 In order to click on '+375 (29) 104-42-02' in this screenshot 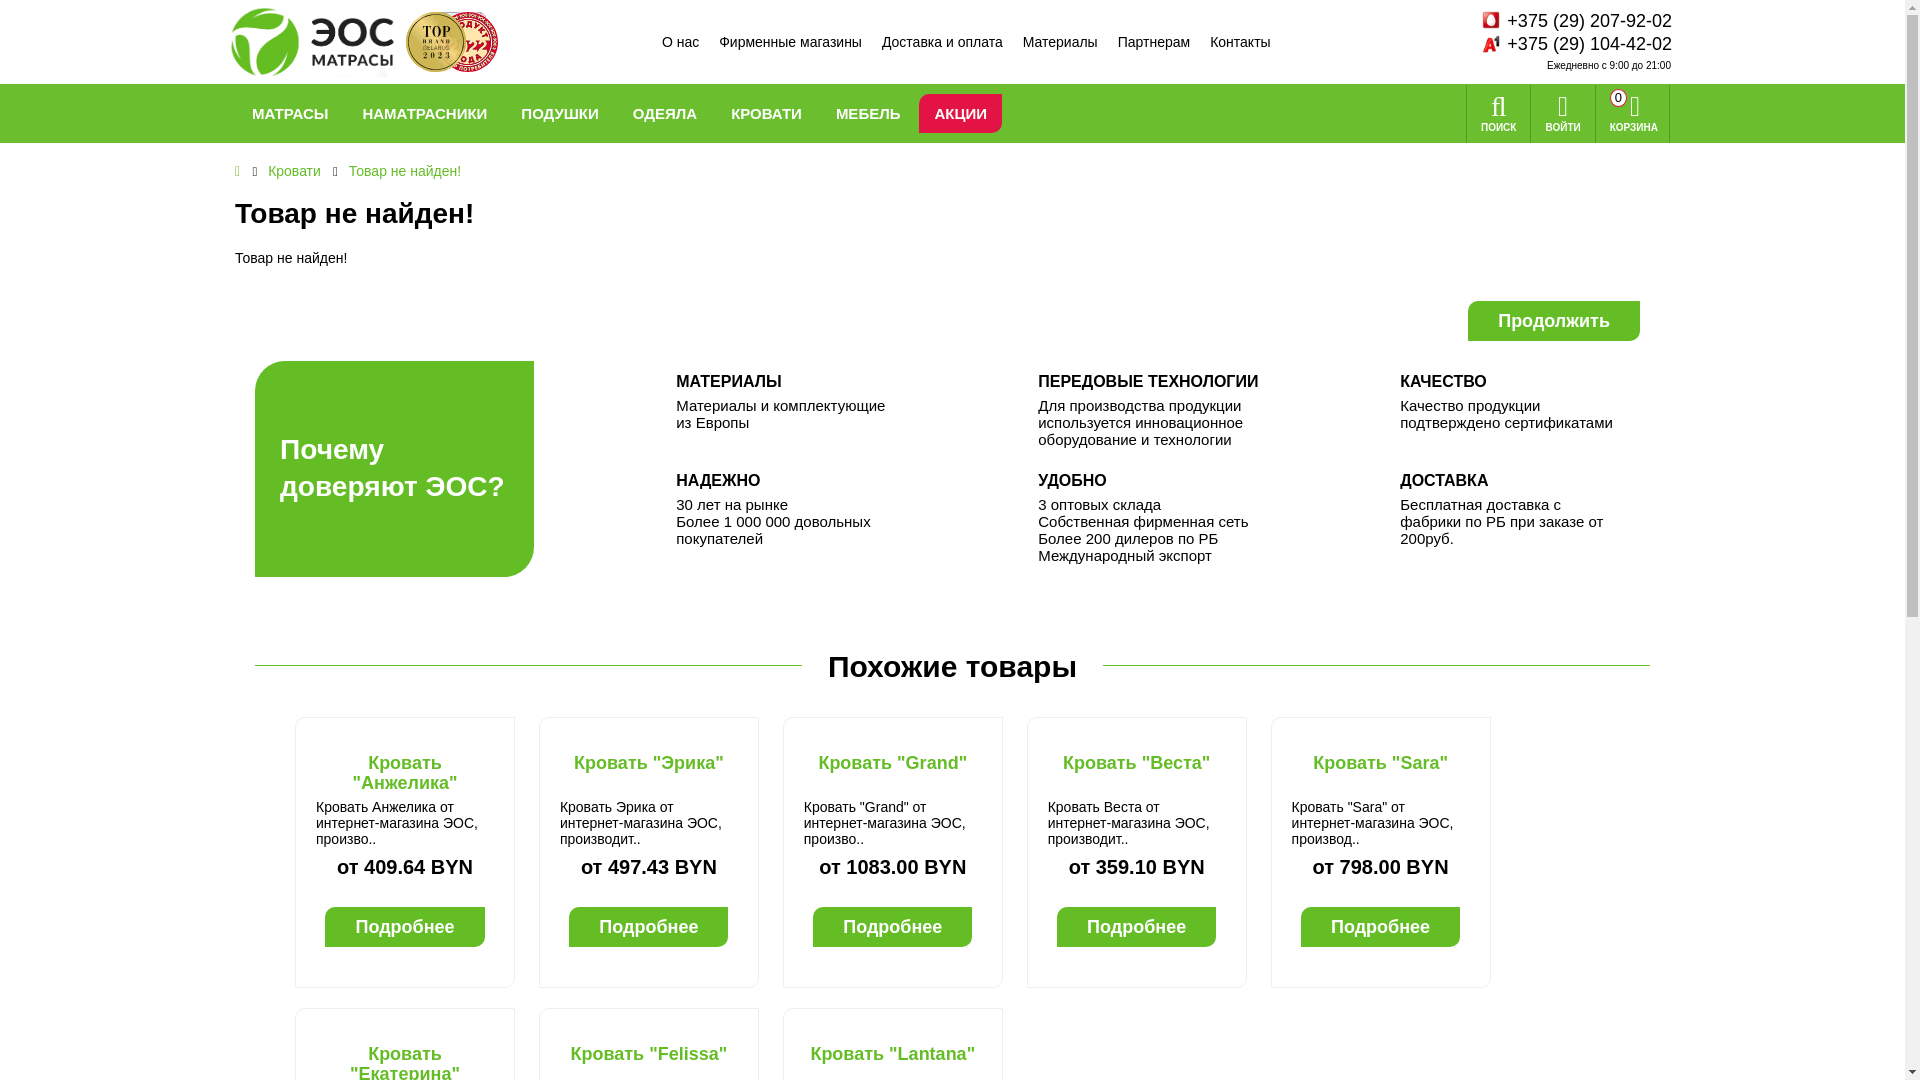, I will do `click(1503, 44)`.